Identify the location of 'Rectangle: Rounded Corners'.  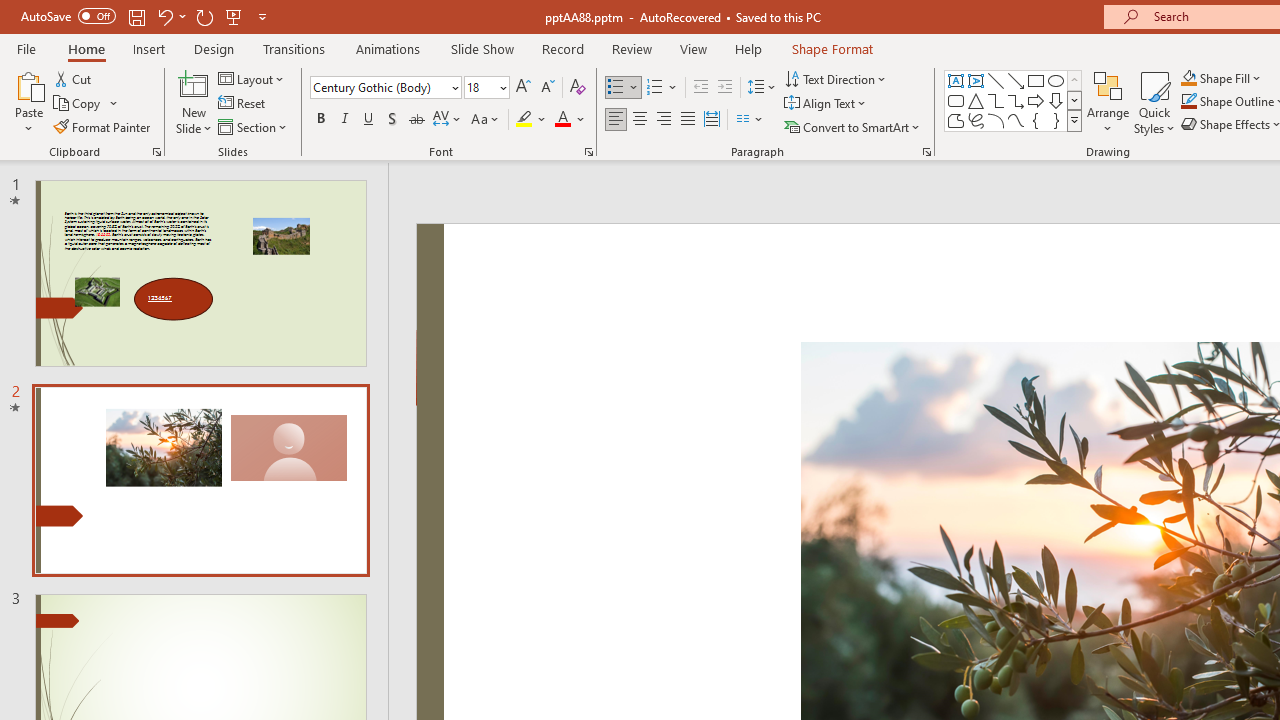
(955, 100).